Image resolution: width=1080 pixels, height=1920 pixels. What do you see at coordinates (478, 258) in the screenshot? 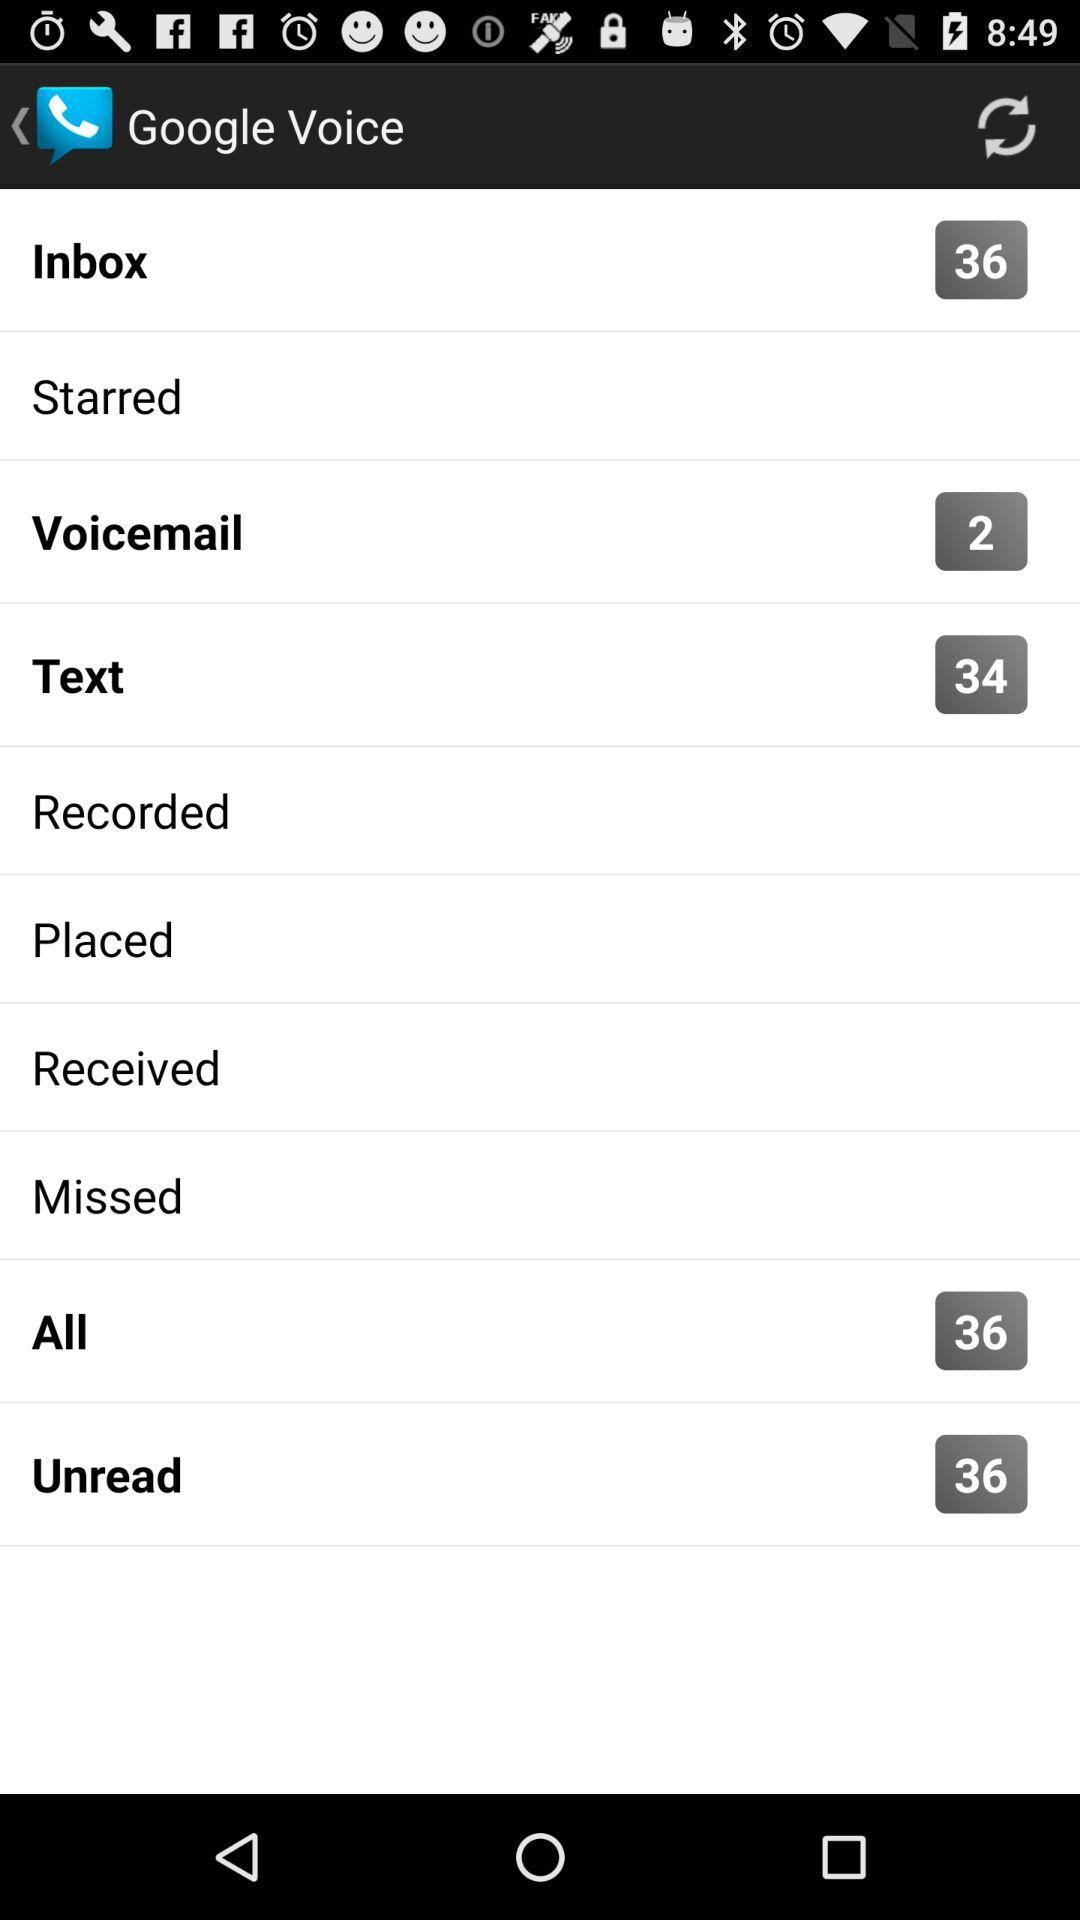
I see `the app above the starred` at bounding box center [478, 258].